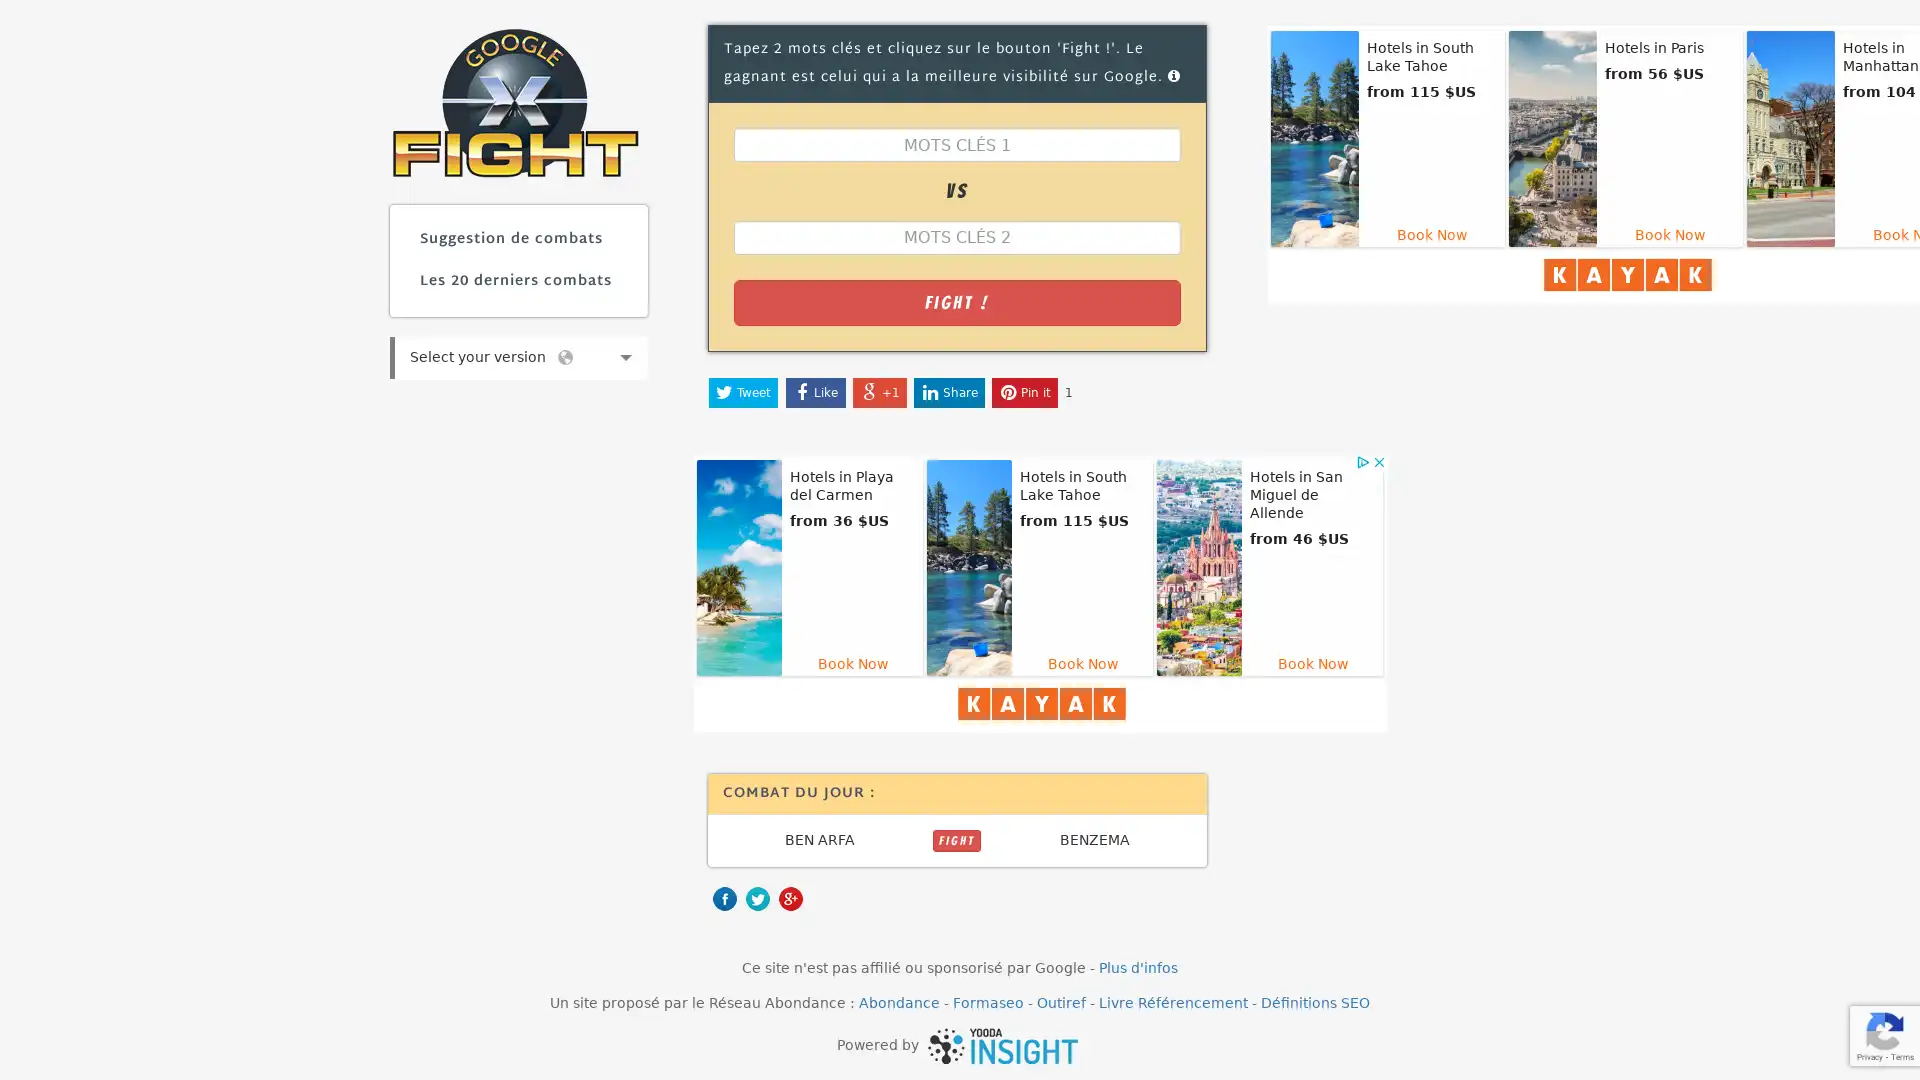 The width and height of the screenshot is (1920, 1080). What do you see at coordinates (955, 840) in the screenshot?
I see `FIGHT` at bounding box center [955, 840].